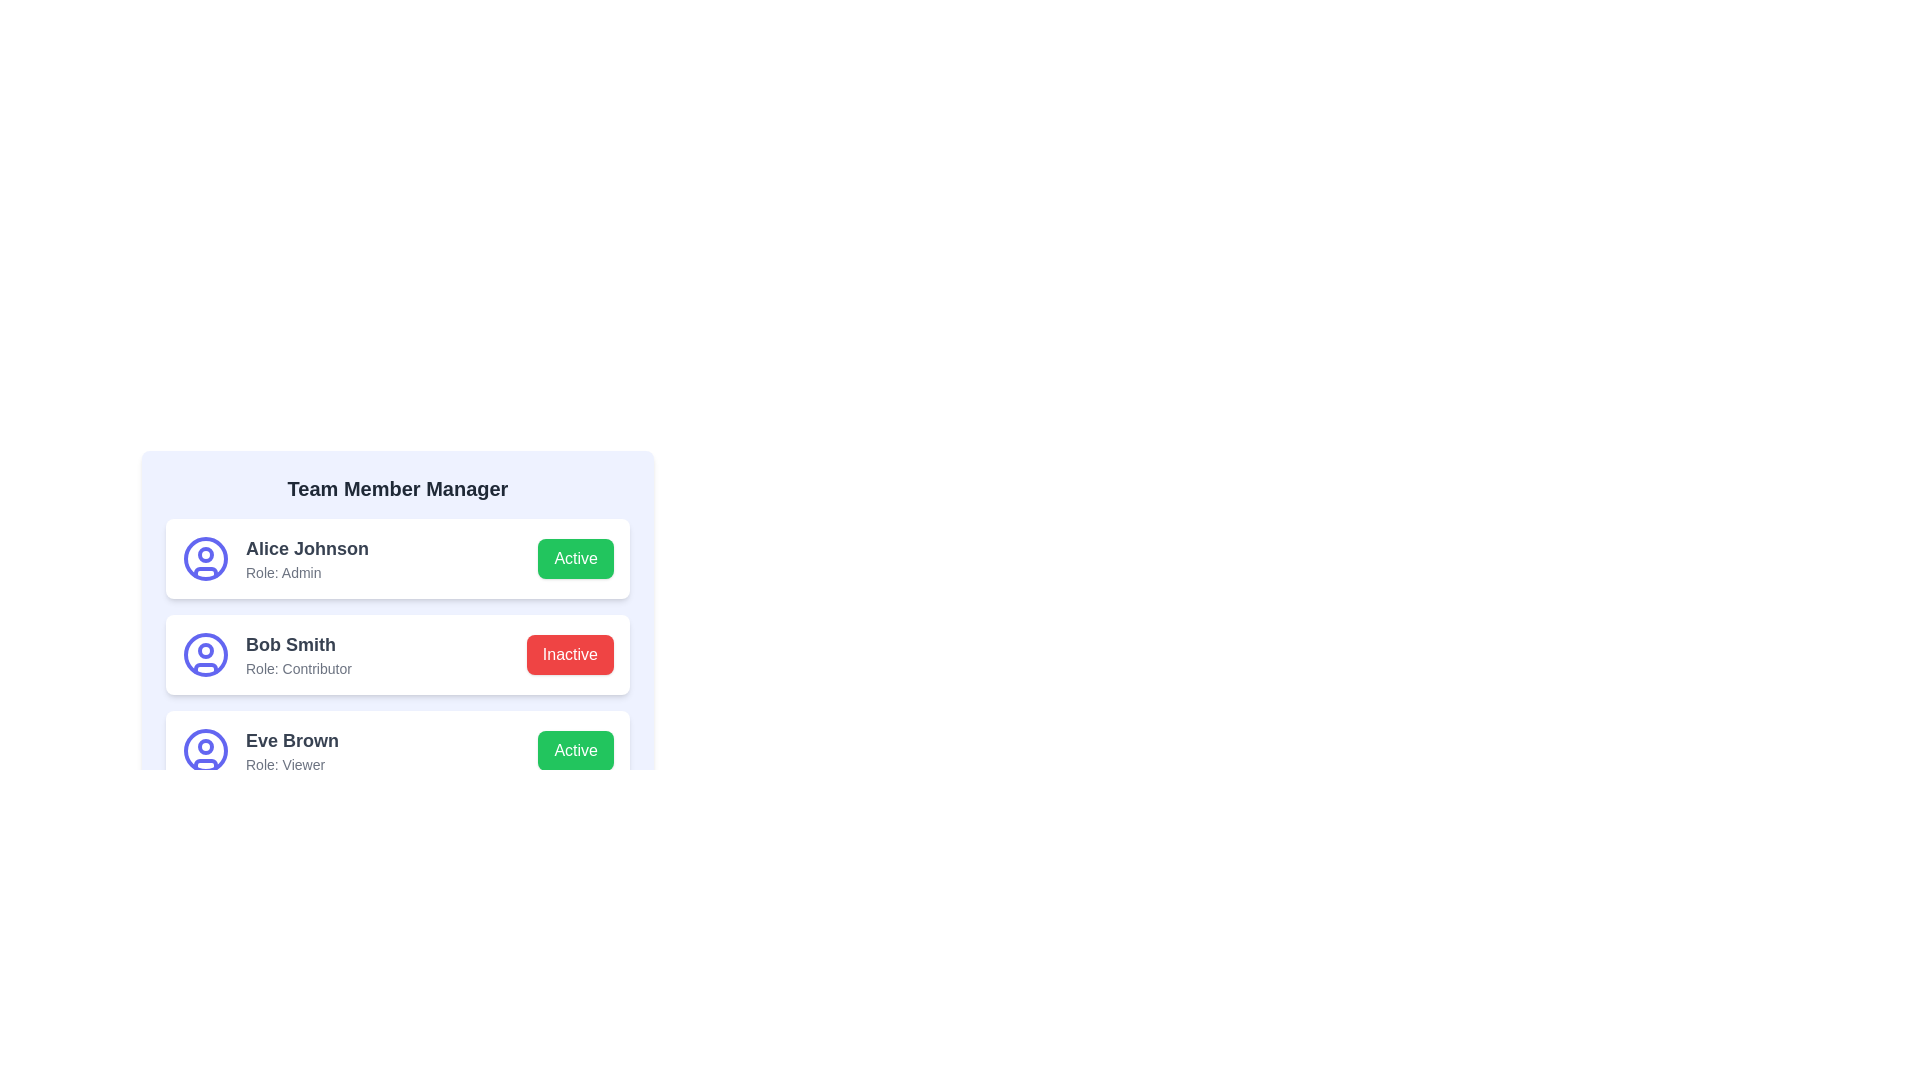 The width and height of the screenshot is (1920, 1080). What do you see at coordinates (206, 751) in the screenshot?
I see `the decorative graphic element representing the profile icon for the user 'Eve Brown', located at the bottom of the user list` at bounding box center [206, 751].